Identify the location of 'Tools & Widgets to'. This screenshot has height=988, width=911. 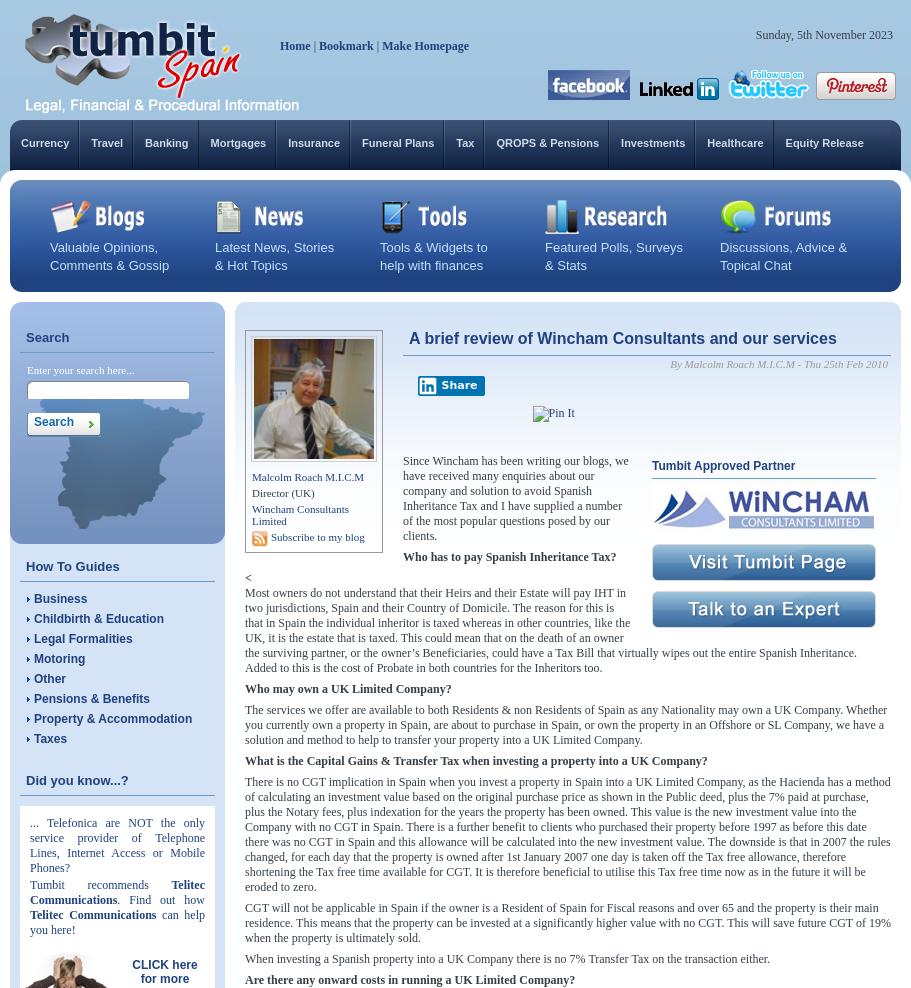
(433, 247).